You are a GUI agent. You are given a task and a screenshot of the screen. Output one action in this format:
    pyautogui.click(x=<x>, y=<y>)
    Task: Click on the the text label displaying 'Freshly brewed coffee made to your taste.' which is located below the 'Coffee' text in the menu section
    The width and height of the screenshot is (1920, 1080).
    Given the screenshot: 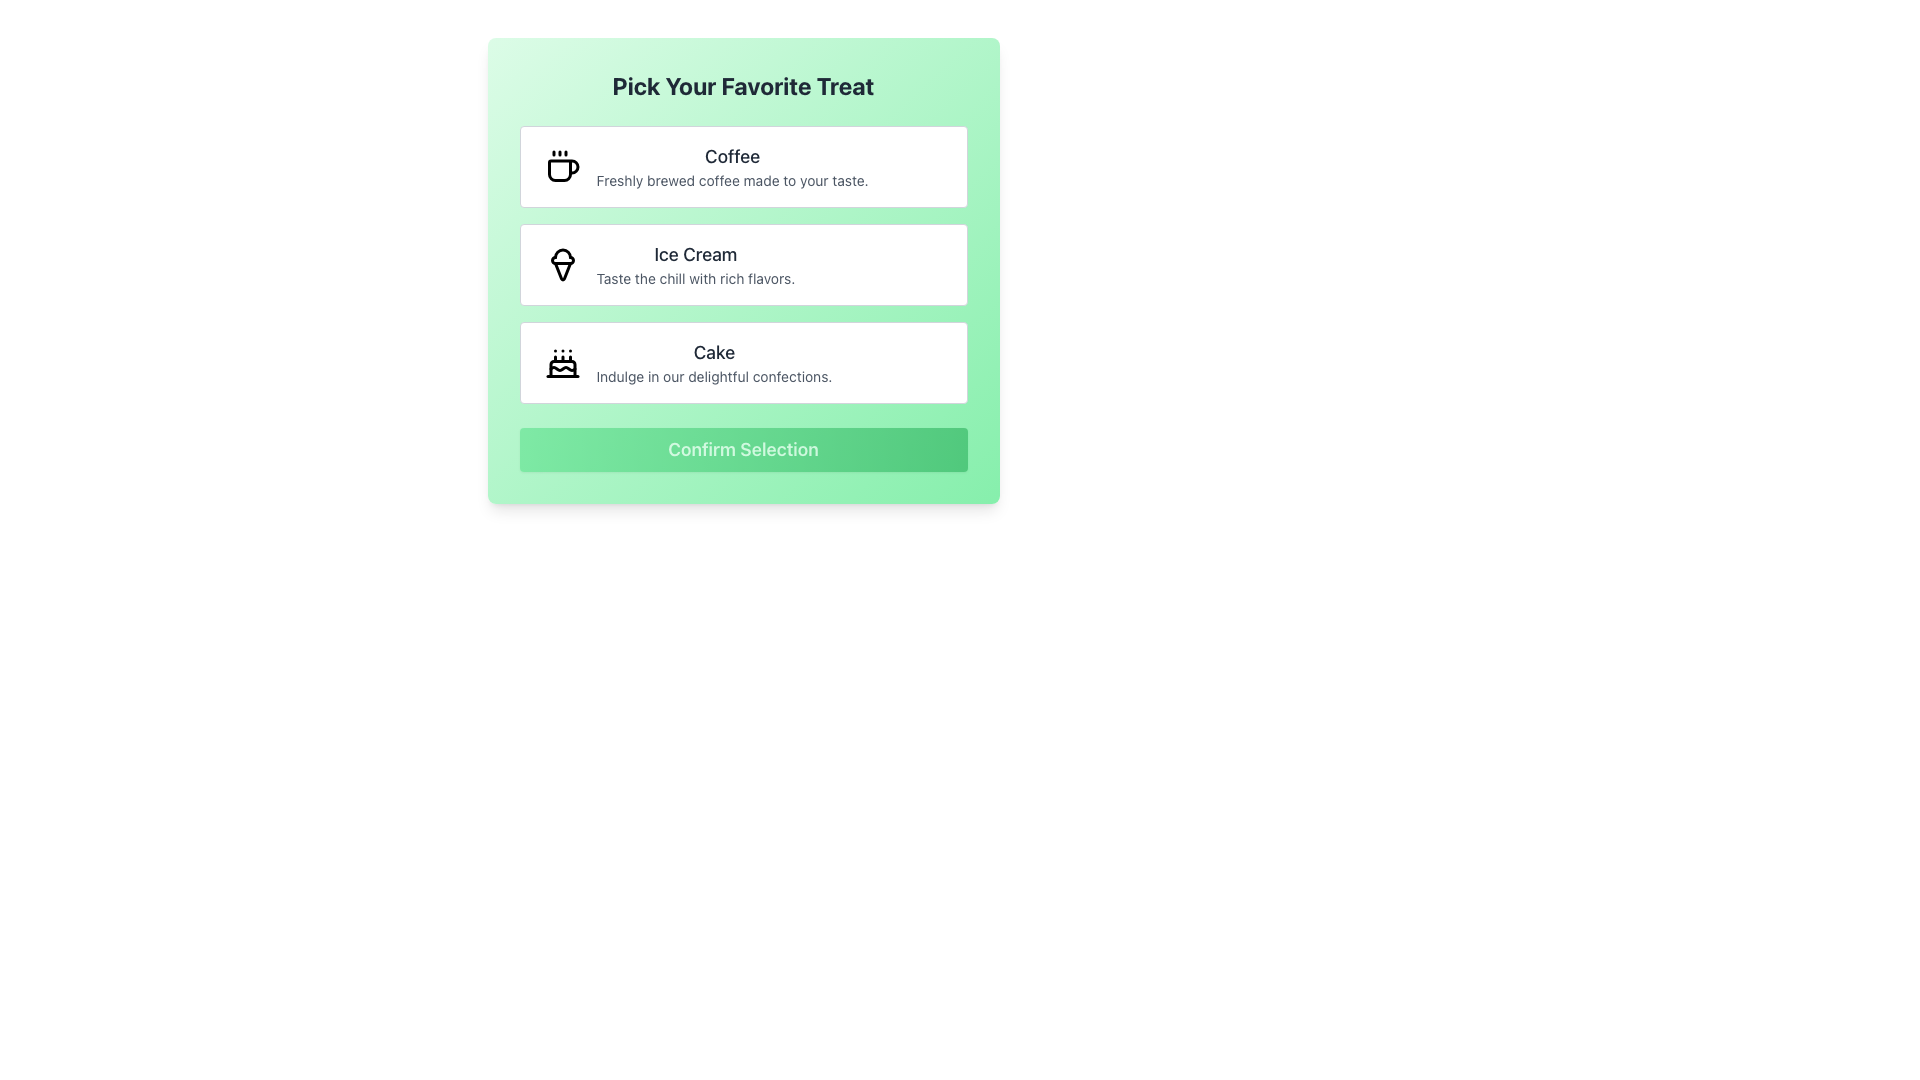 What is the action you would take?
    pyautogui.click(x=731, y=181)
    